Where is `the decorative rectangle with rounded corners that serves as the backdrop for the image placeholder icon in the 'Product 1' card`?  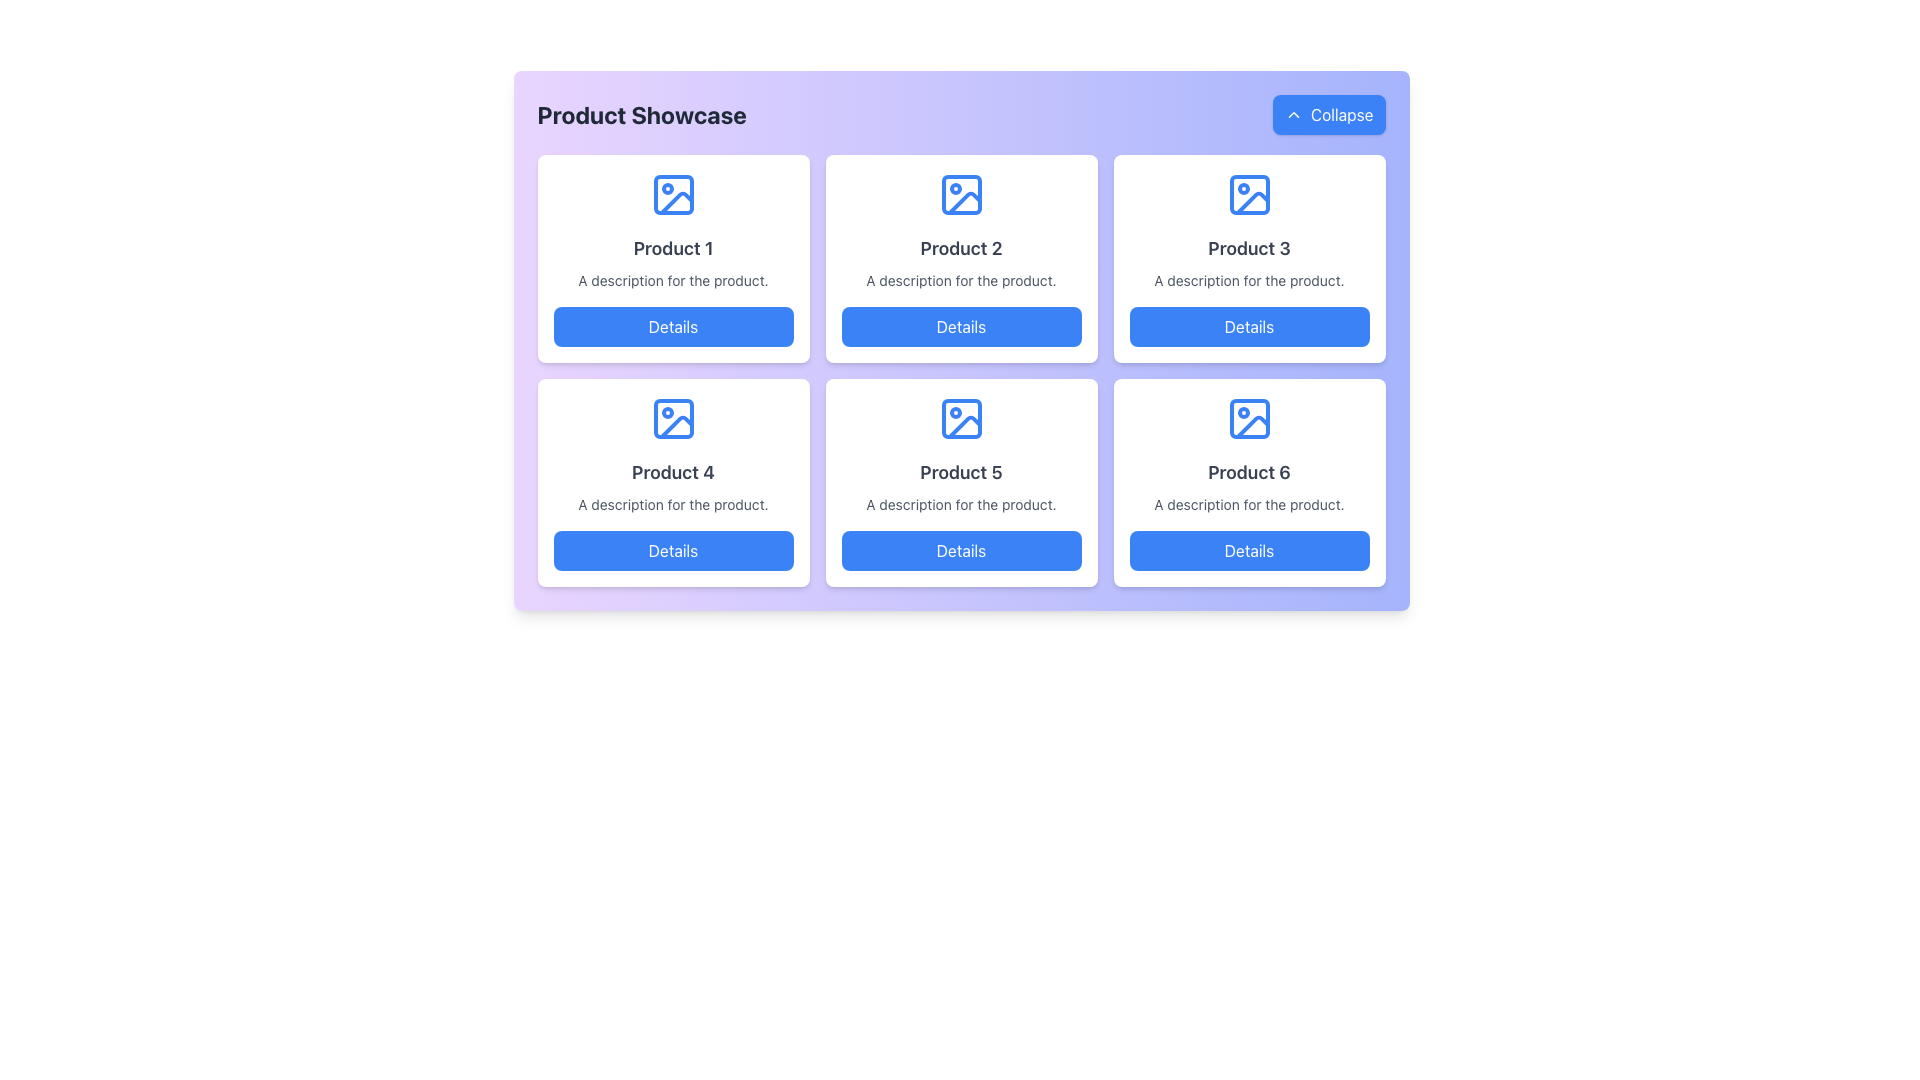
the decorative rectangle with rounded corners that serves as the backdrop for the image placeholder icon in the 'Product 1' card is located at coordinates (673, 195).